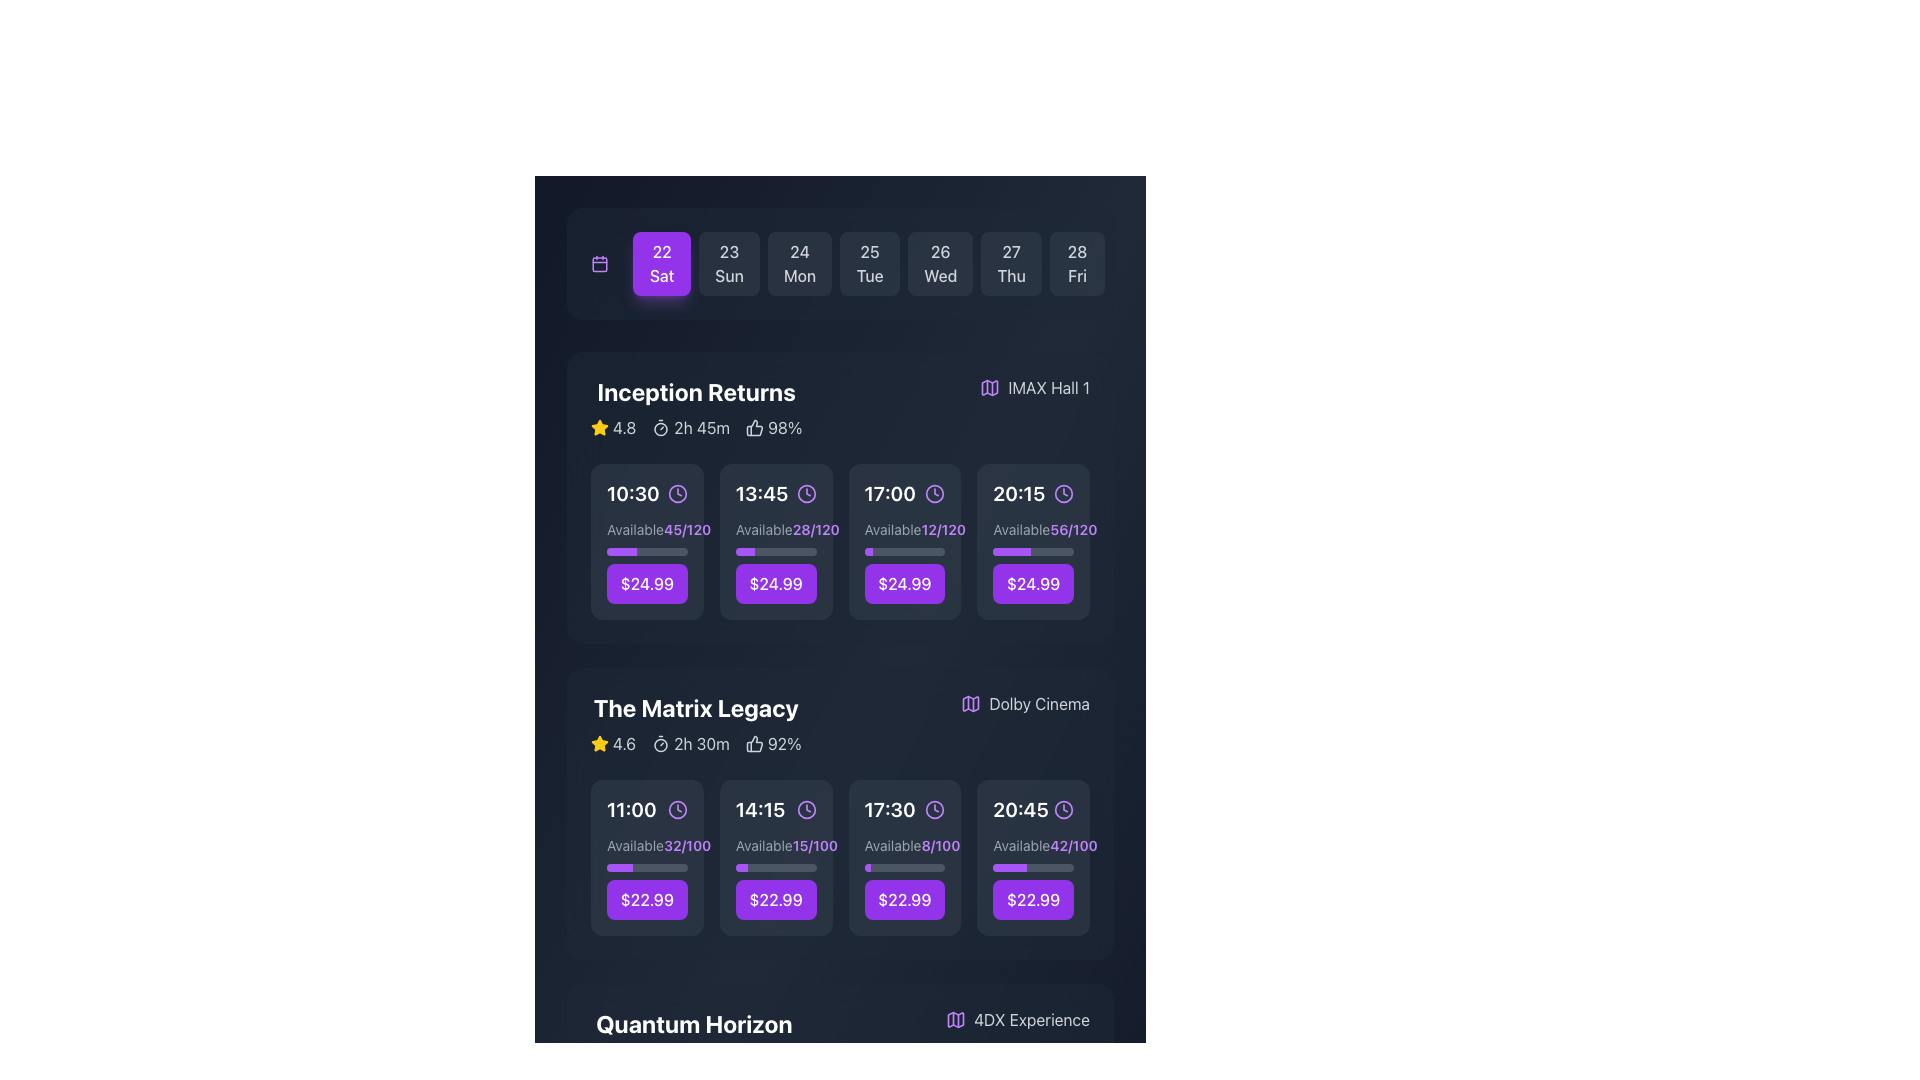 This screenshot has width=1920, height=1080. I want to click on displayed time ('17:00') and seating information ('12/120') from the interactive card element with a gray background and a purple button at the bottom, so click(903, 542).